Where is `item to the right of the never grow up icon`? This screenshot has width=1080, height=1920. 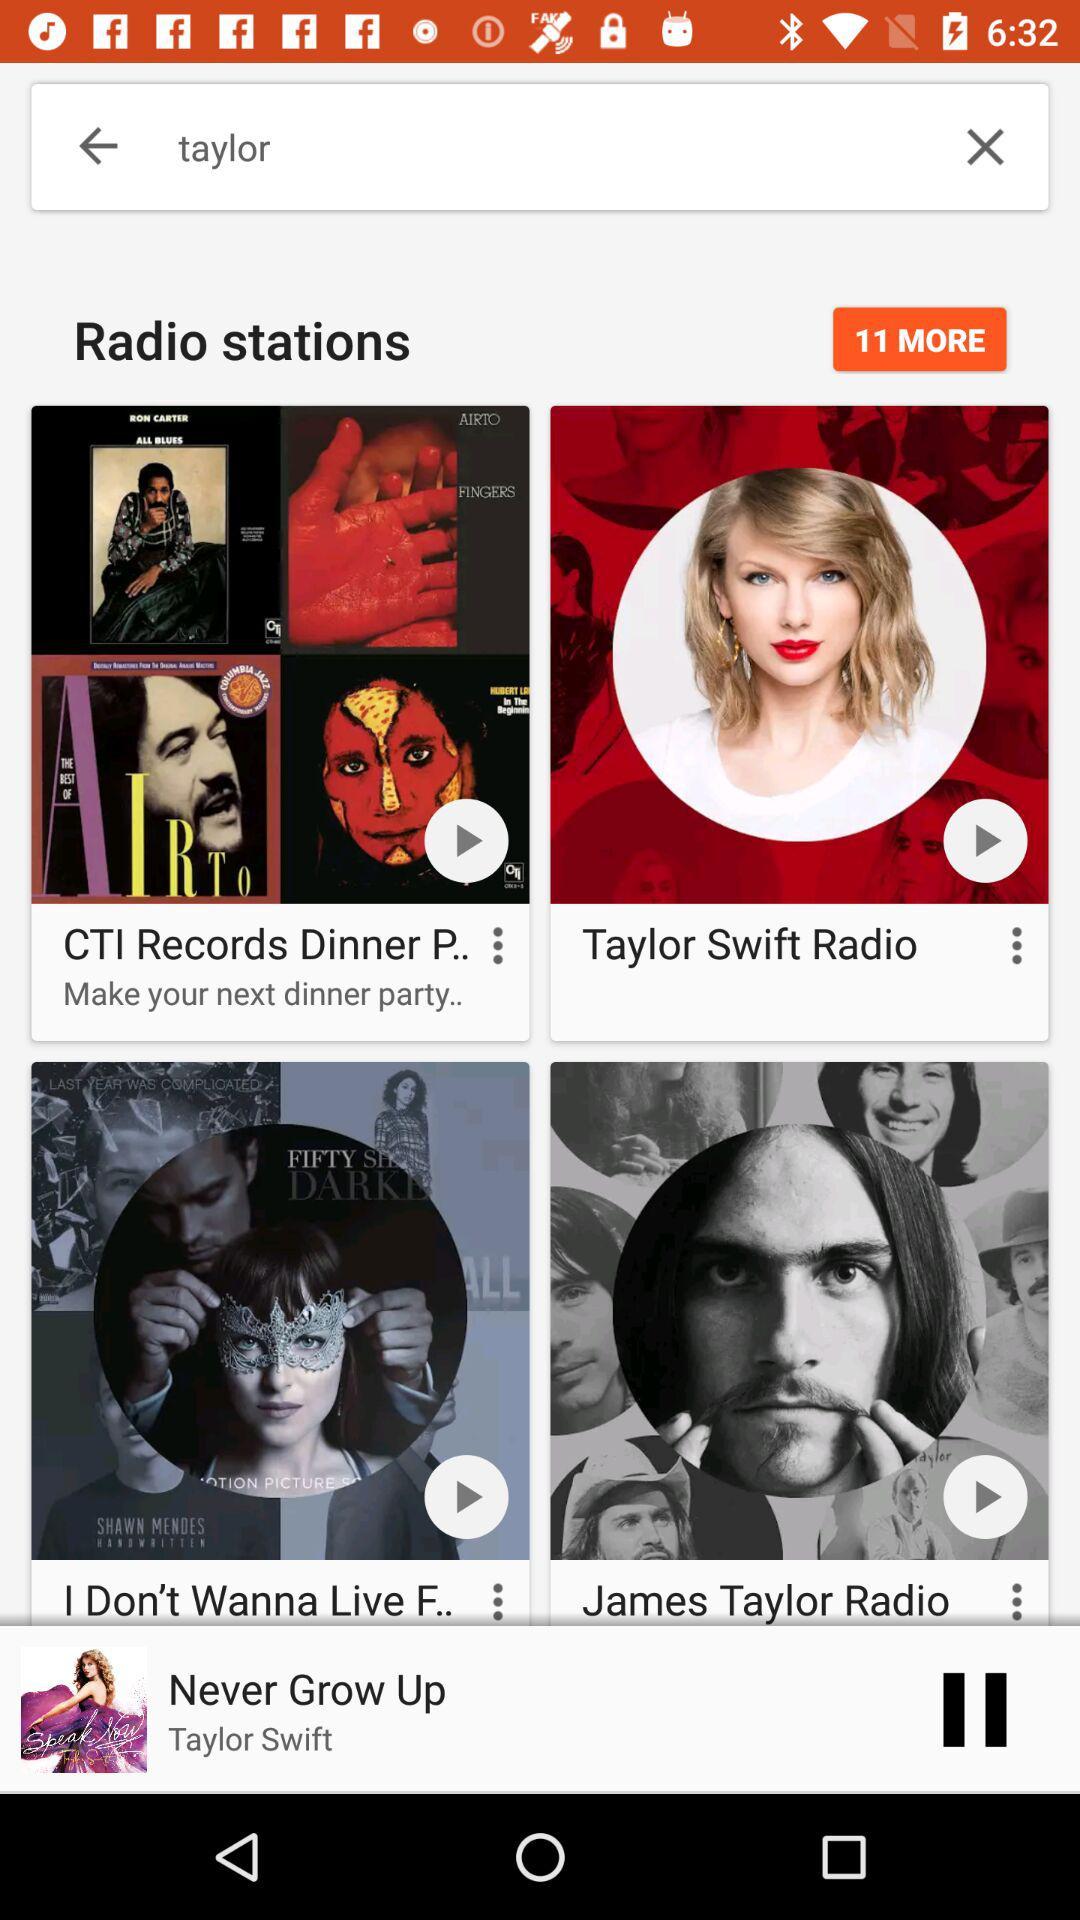 item to the right of the never grow up icon is located at coordinates (974, 1708).